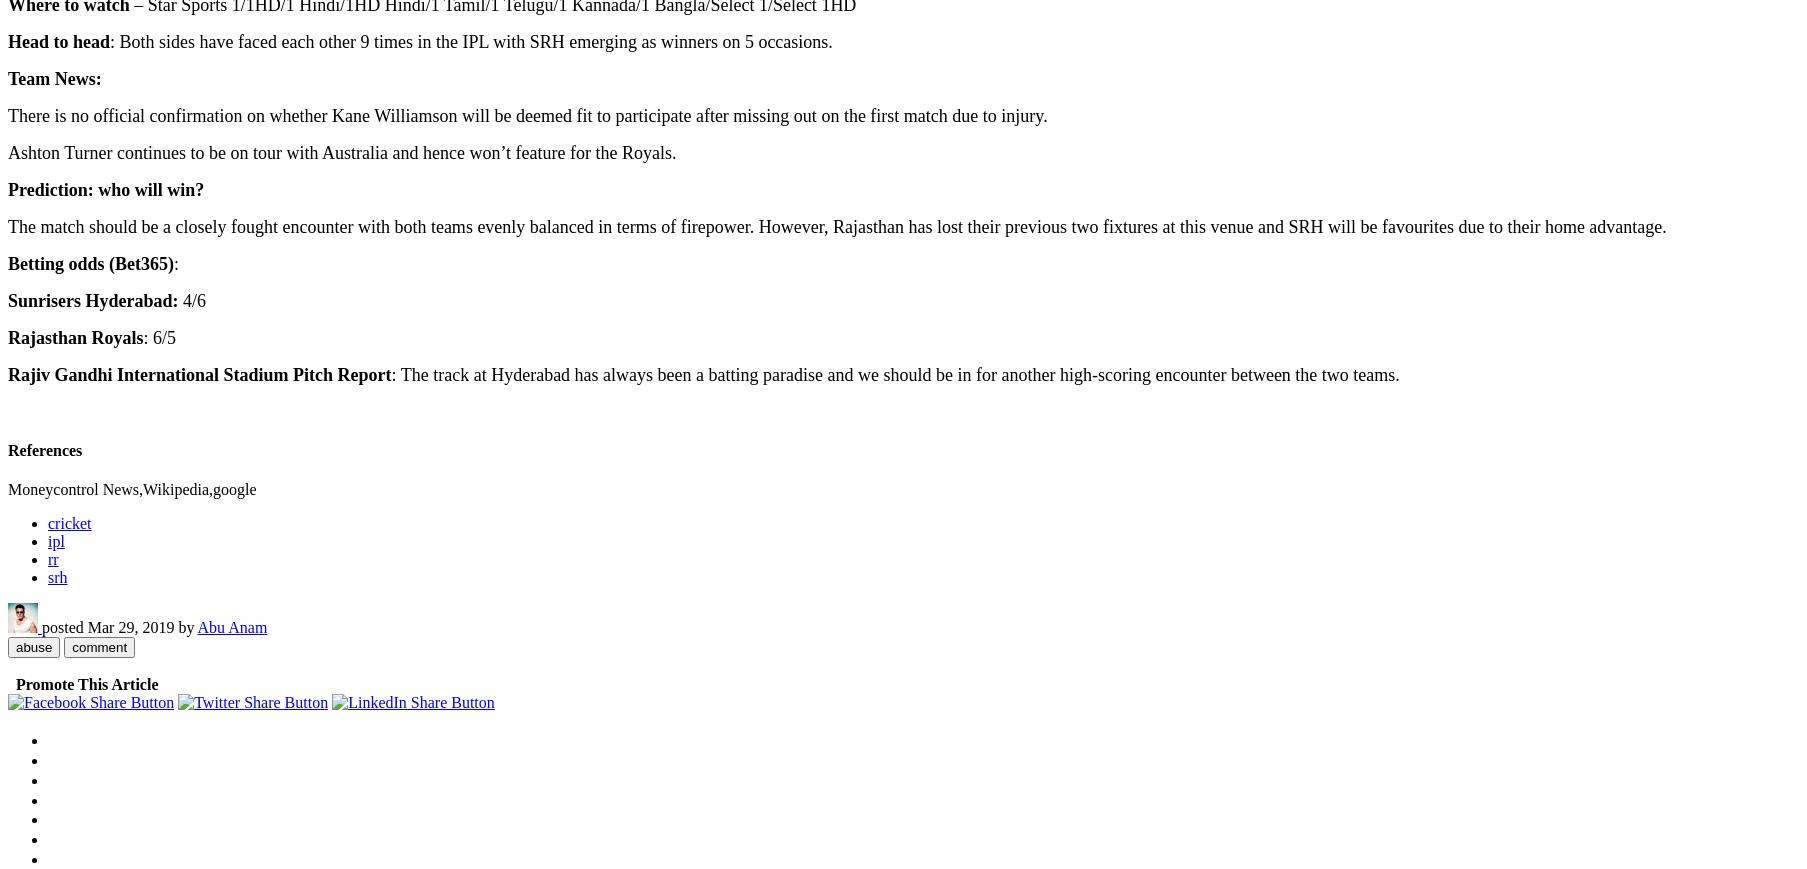  Describe the element at coordinates (105, 188) in the screenshot. I see `'Prediction: who will win?'` at that location.